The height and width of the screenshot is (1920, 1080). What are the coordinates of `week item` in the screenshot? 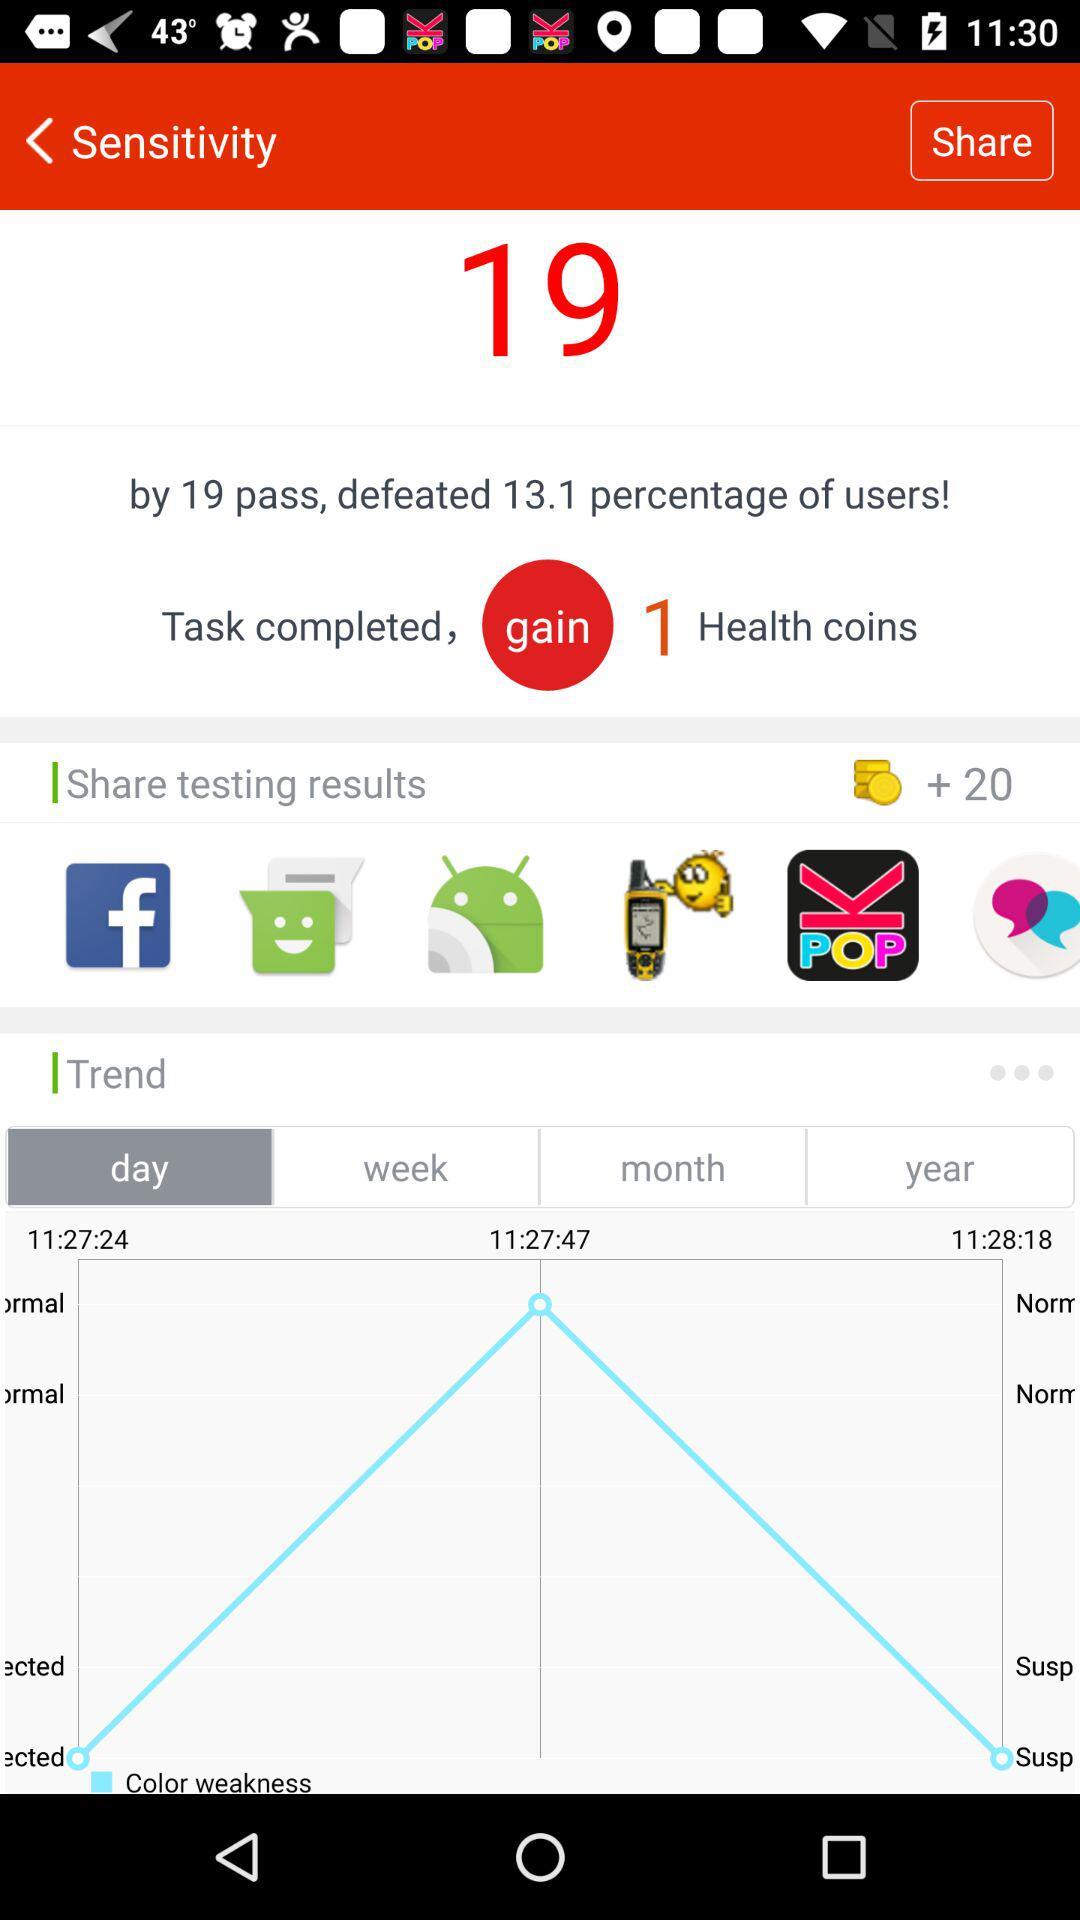 It's located at (405, 1166).